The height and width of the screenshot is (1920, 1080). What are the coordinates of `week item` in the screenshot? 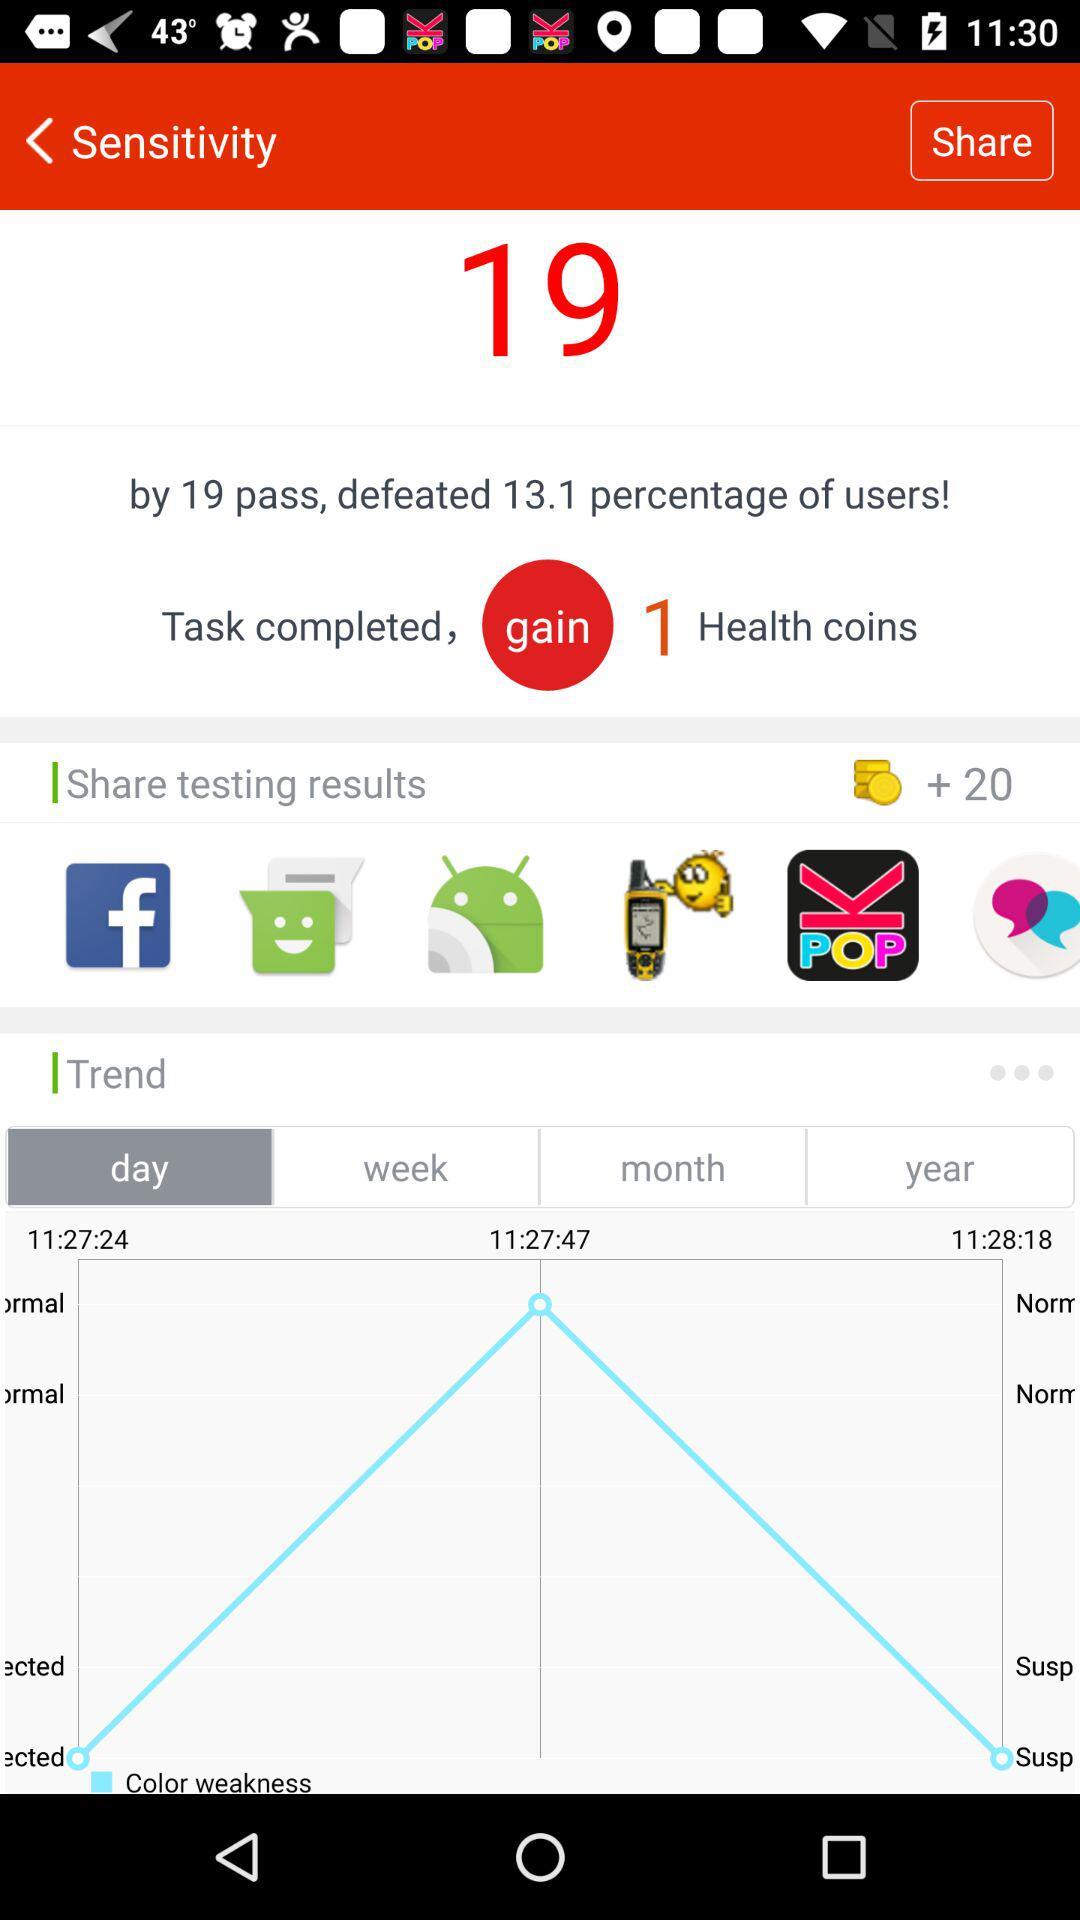 It's located at (405, 1166).